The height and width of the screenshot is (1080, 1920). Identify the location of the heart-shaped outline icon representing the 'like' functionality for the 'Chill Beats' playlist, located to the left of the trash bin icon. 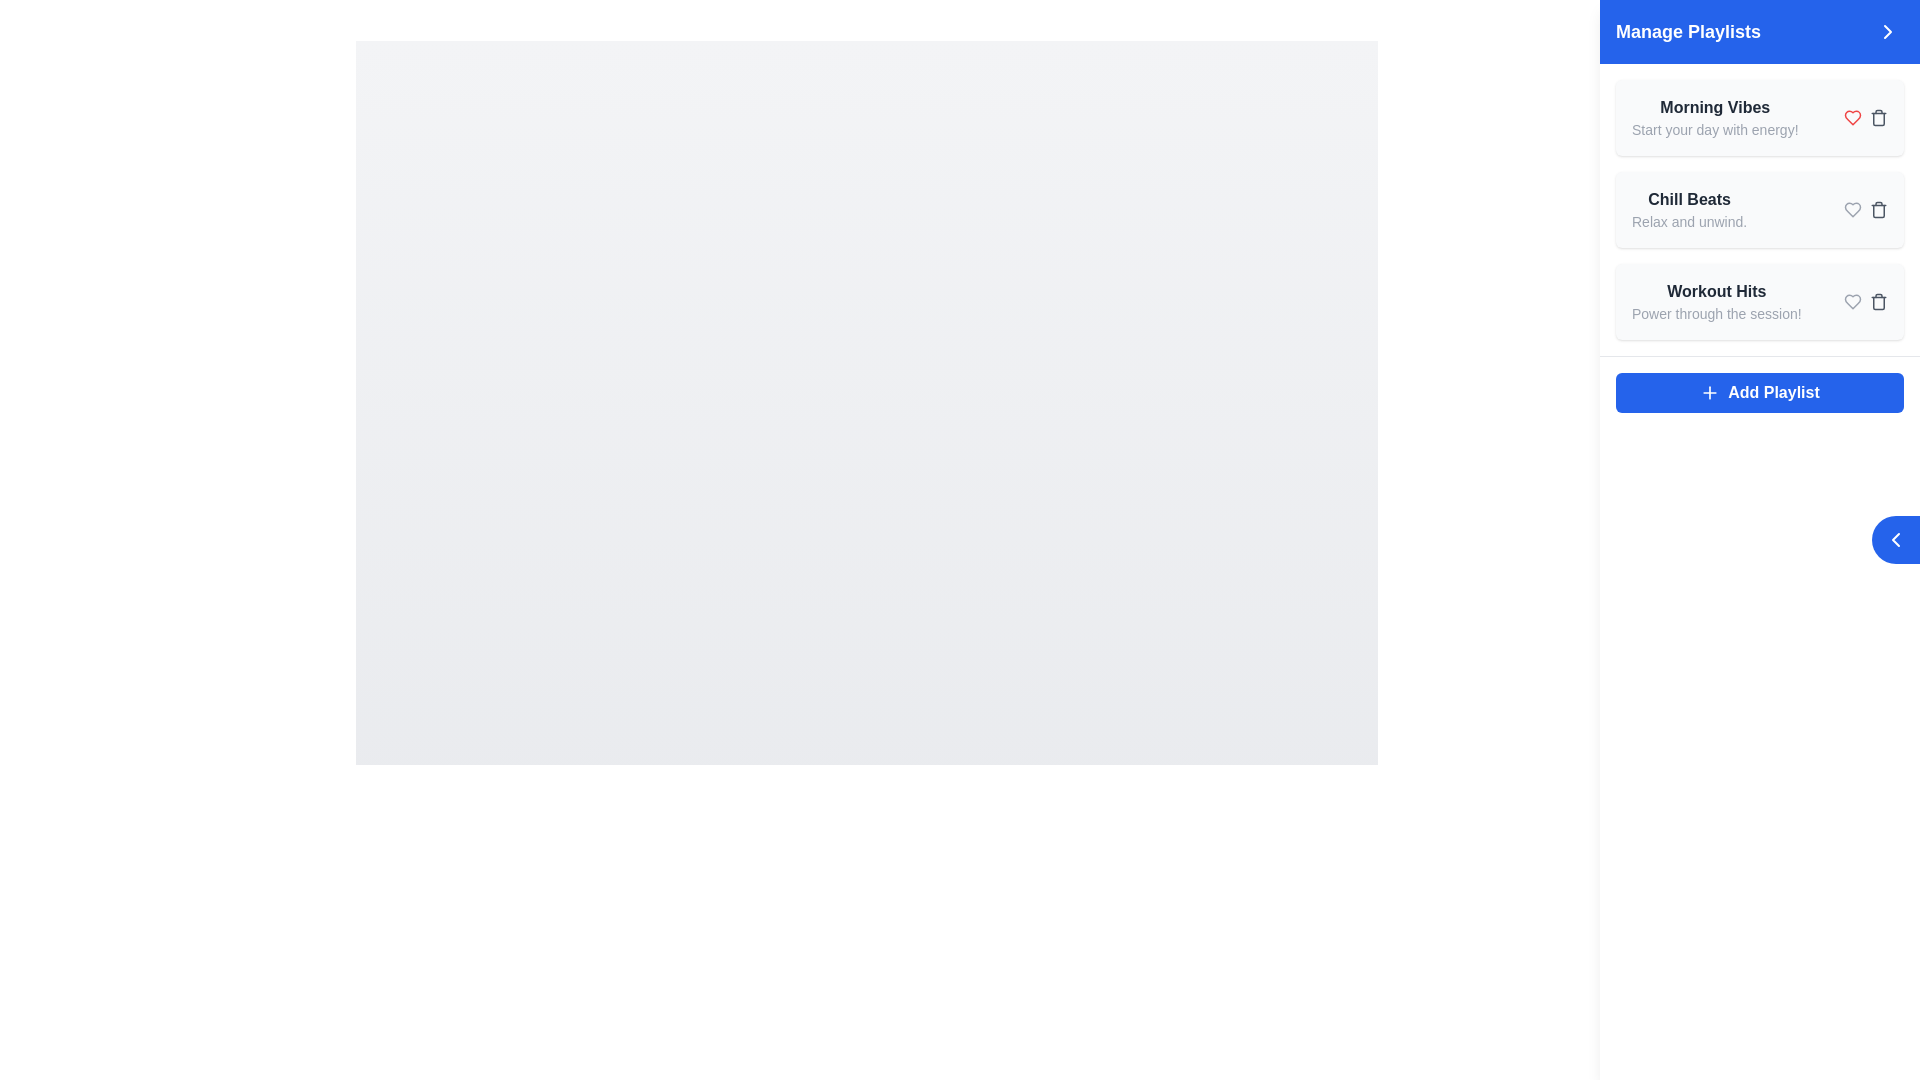
(1851, 209).